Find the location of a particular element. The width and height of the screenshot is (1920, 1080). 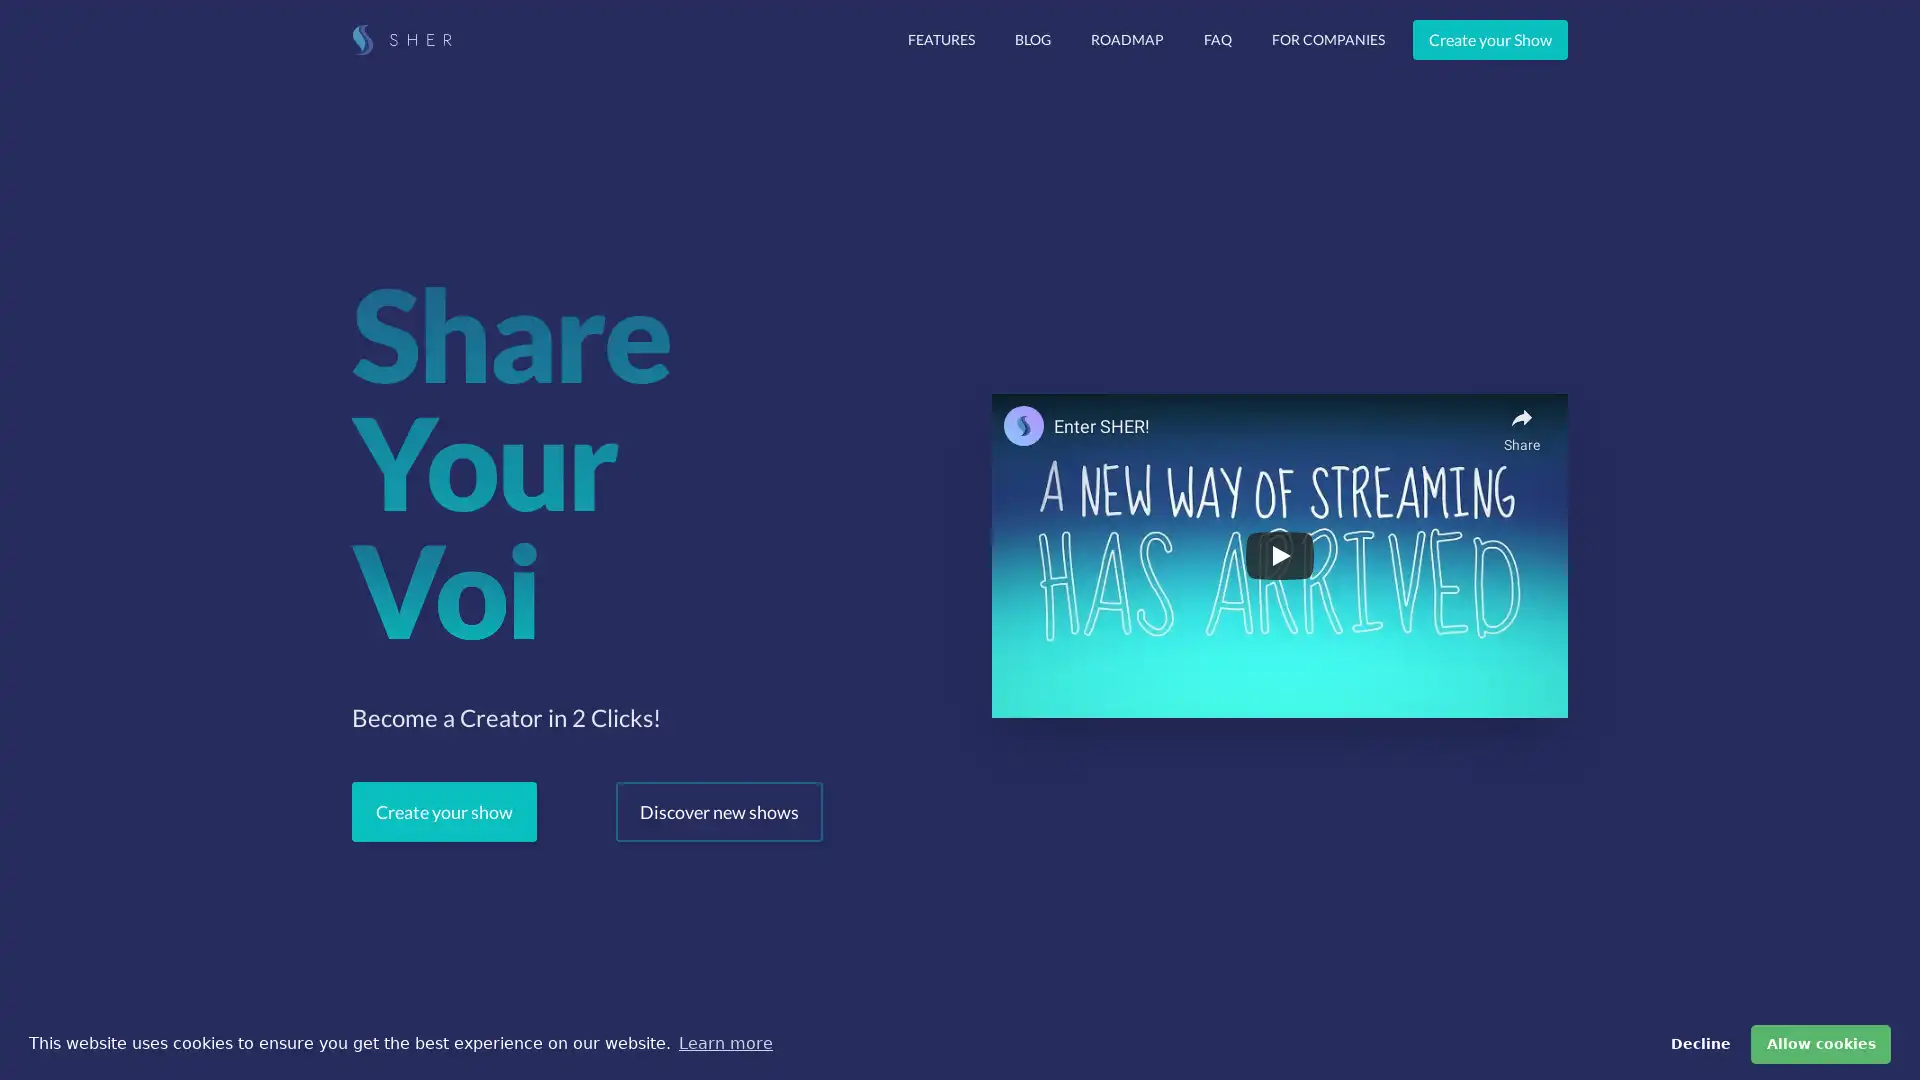

Discover new shows is located at coordinates (719, 812).